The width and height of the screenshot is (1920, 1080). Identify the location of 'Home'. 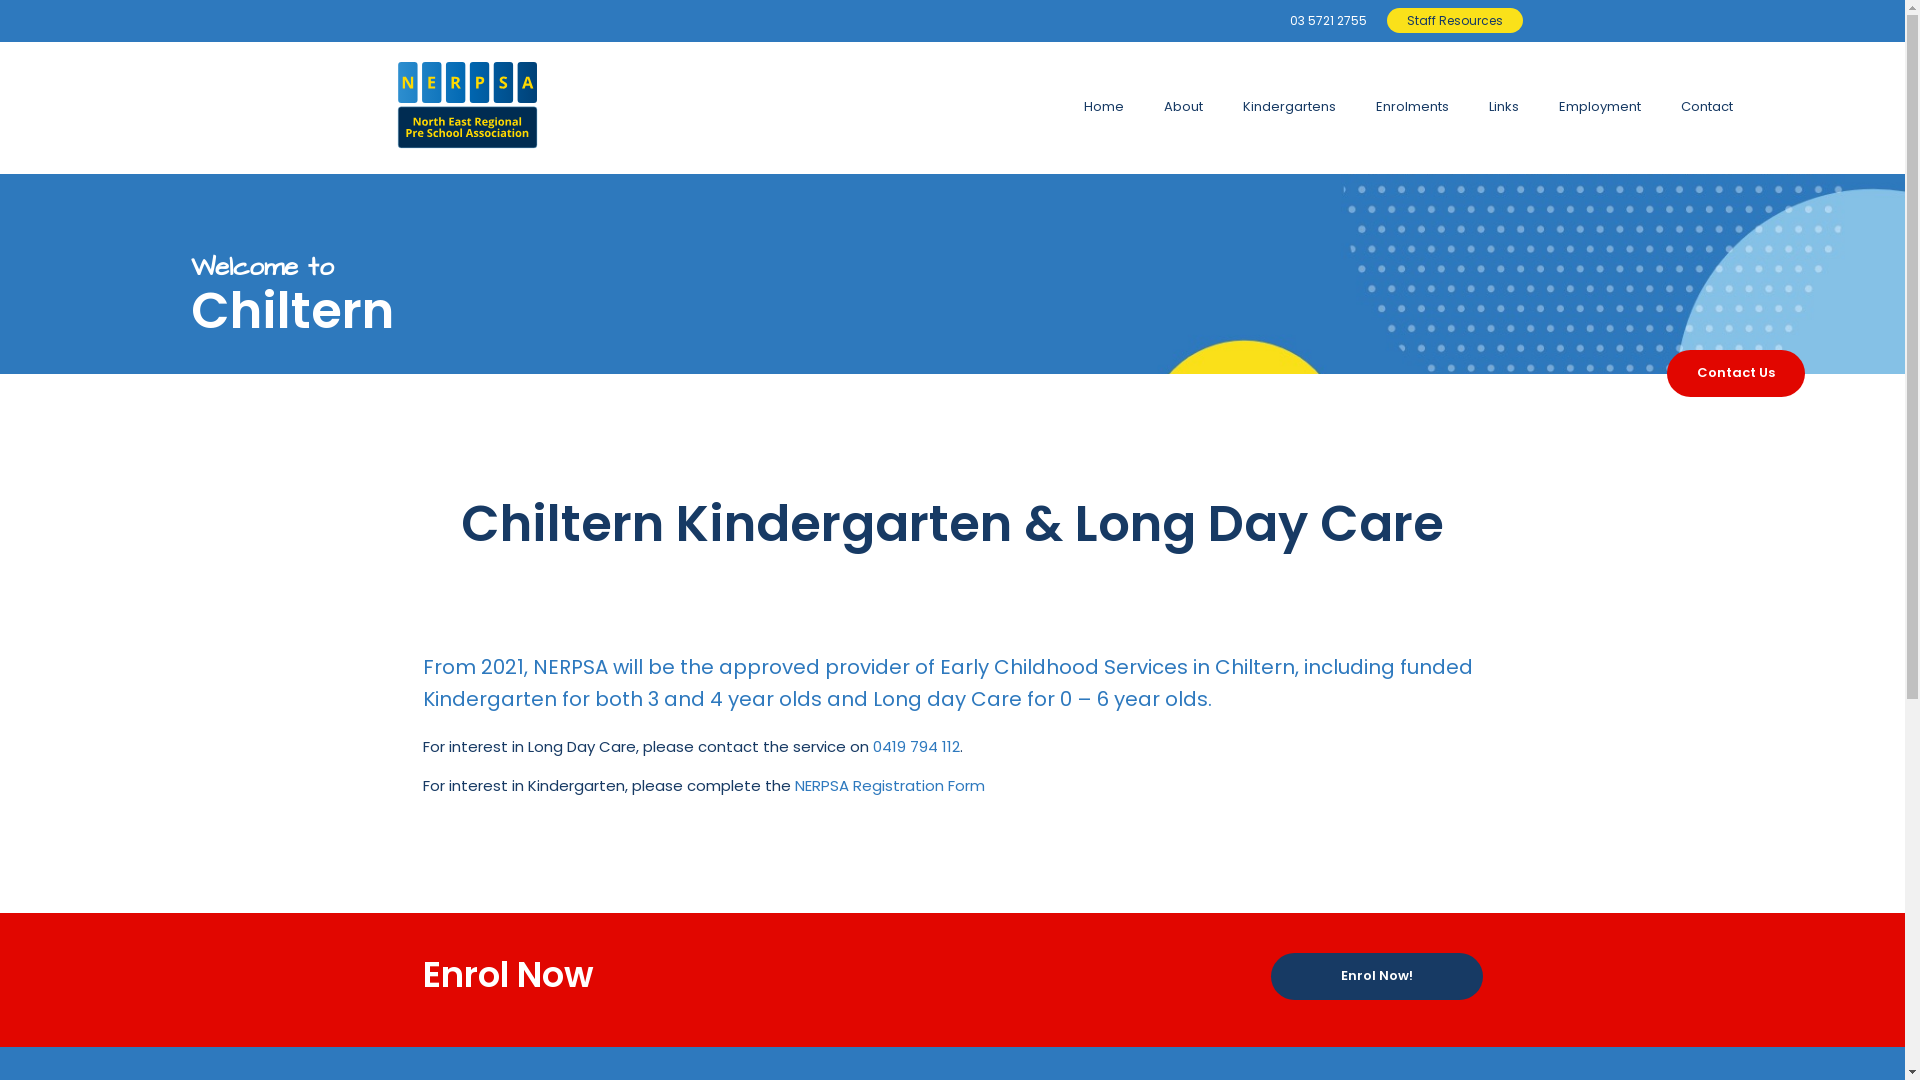
(1103, 106).